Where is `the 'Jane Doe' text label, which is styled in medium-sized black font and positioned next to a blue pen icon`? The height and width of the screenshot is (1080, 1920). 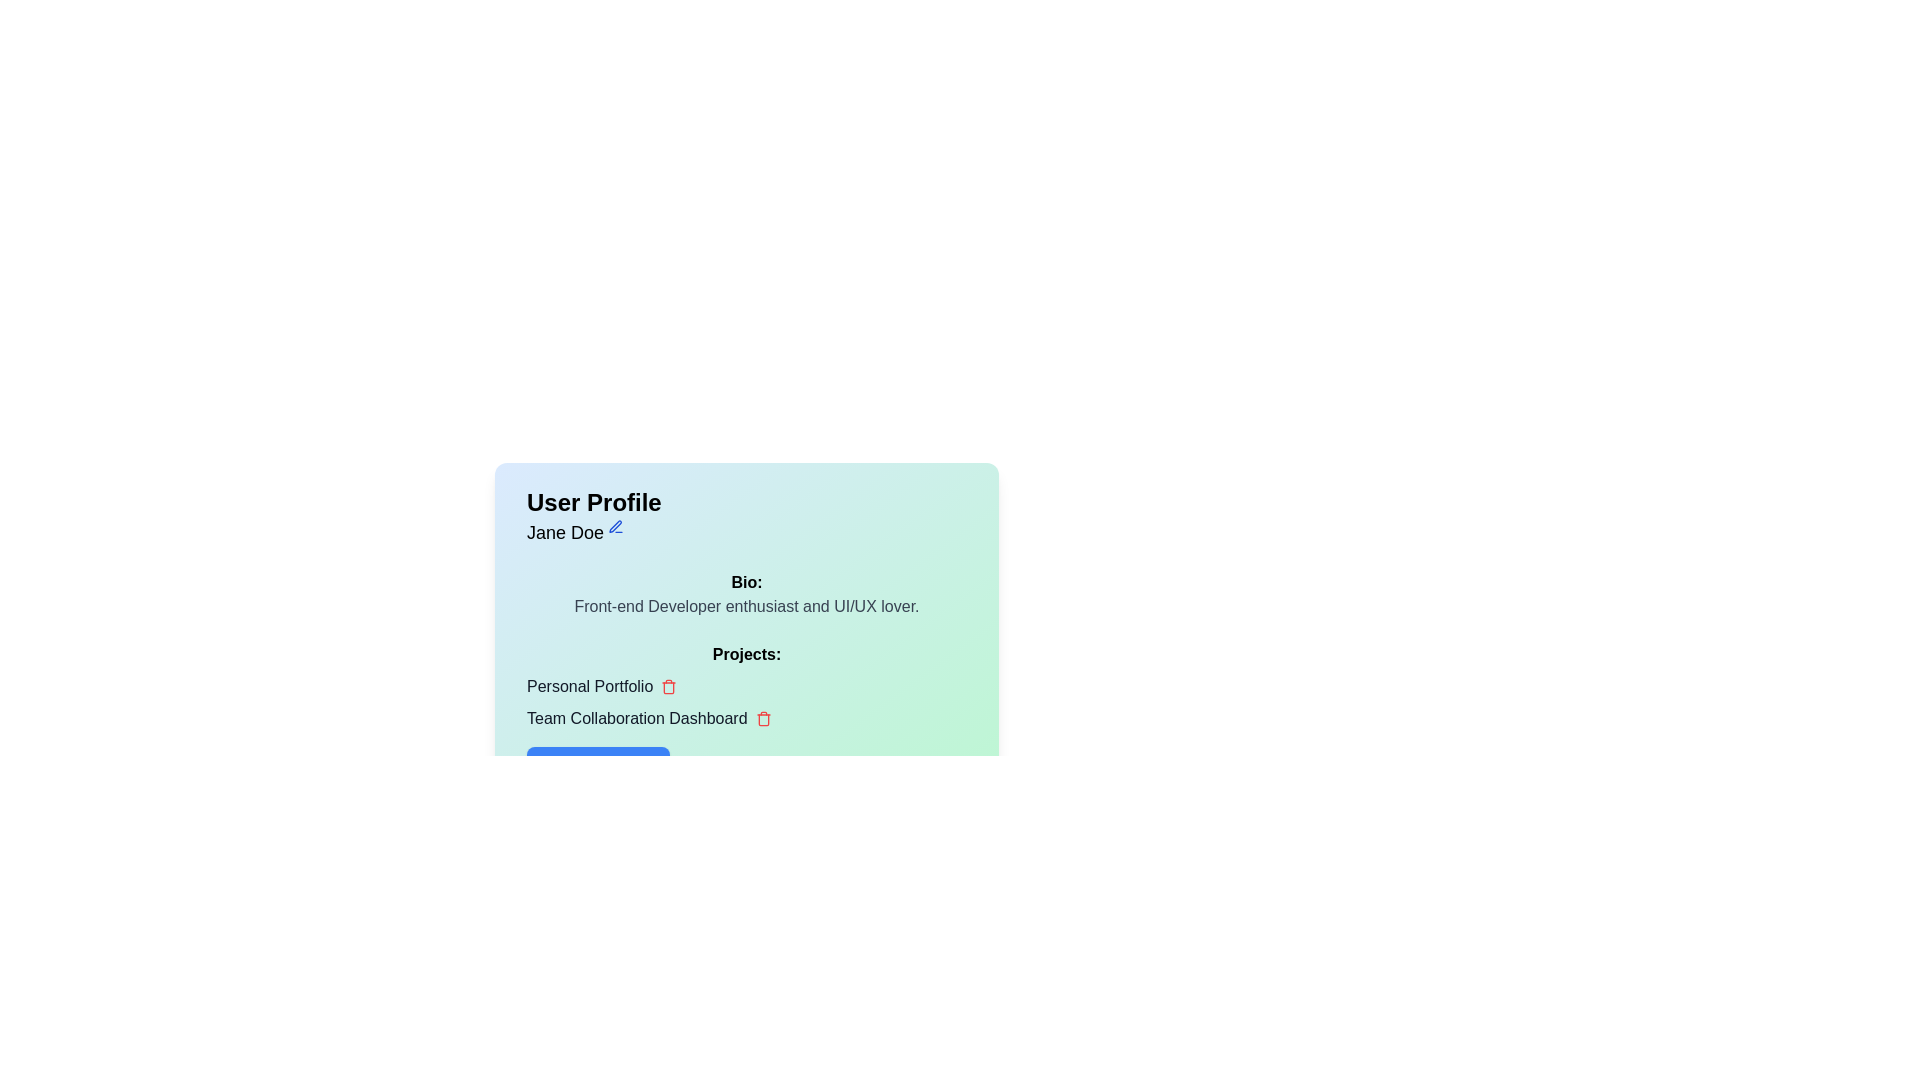 the 'Jane Doe' text label, which is styled in medium-sized black font and positioned next to a blue pen icon is located at coordinates (574, 531).